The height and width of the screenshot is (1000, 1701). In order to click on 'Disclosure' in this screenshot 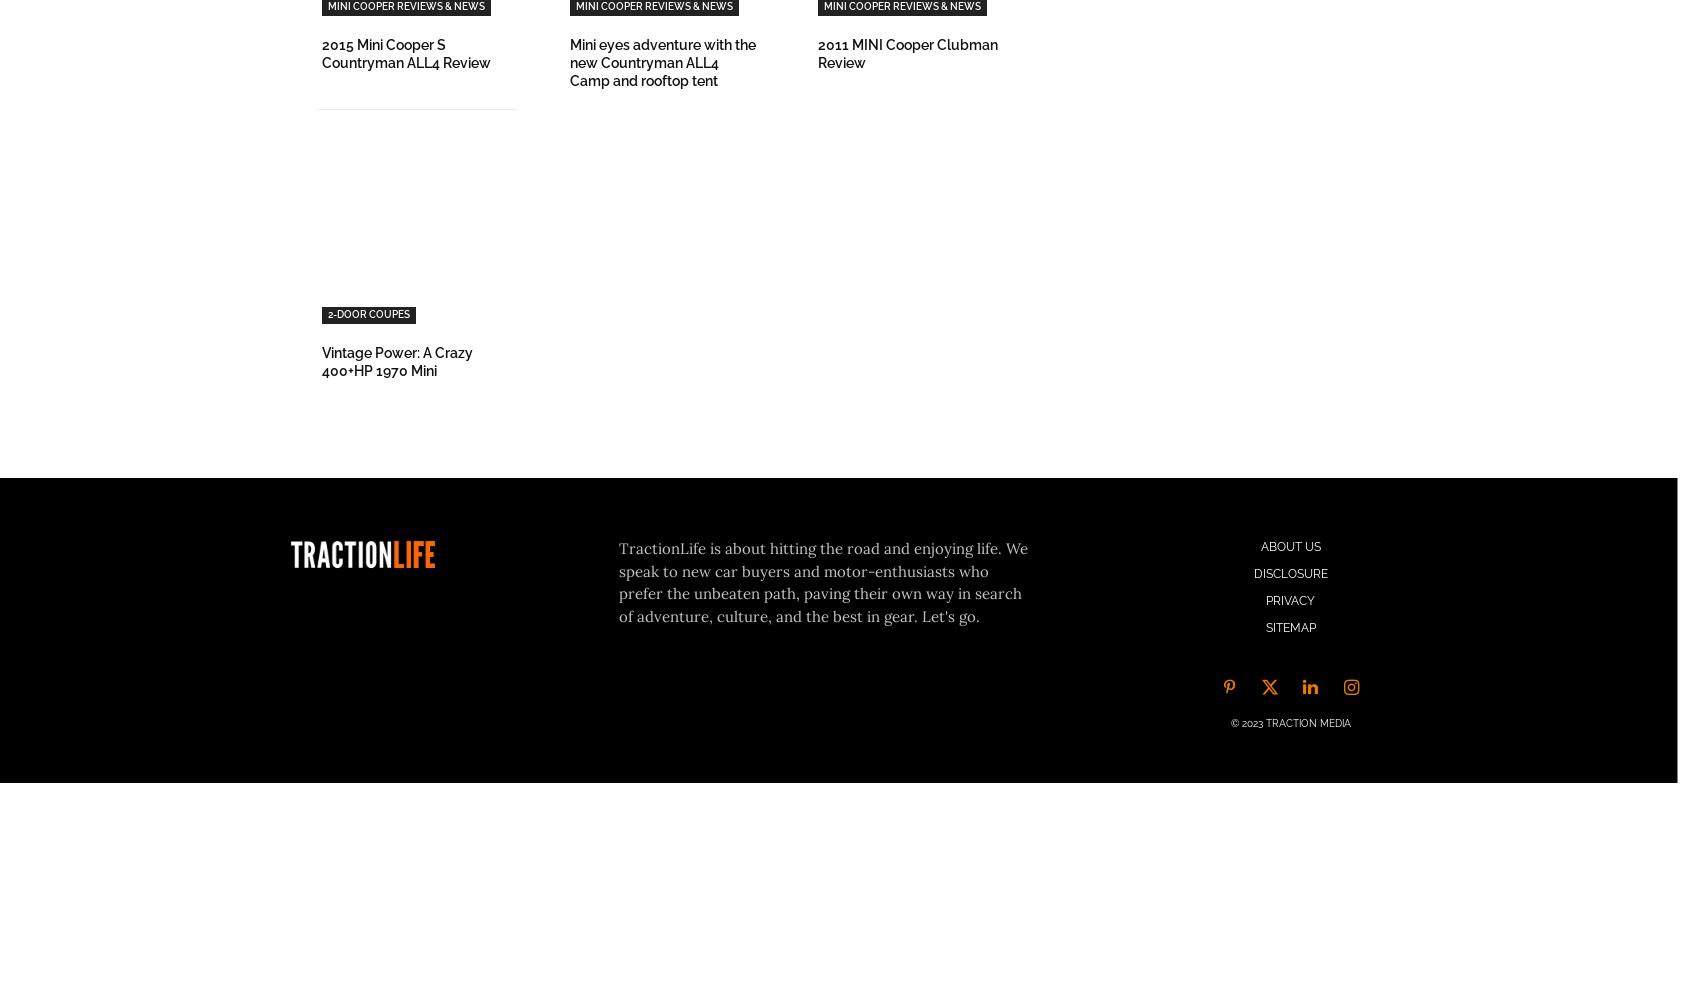, I will do `click(1252, 573)`.